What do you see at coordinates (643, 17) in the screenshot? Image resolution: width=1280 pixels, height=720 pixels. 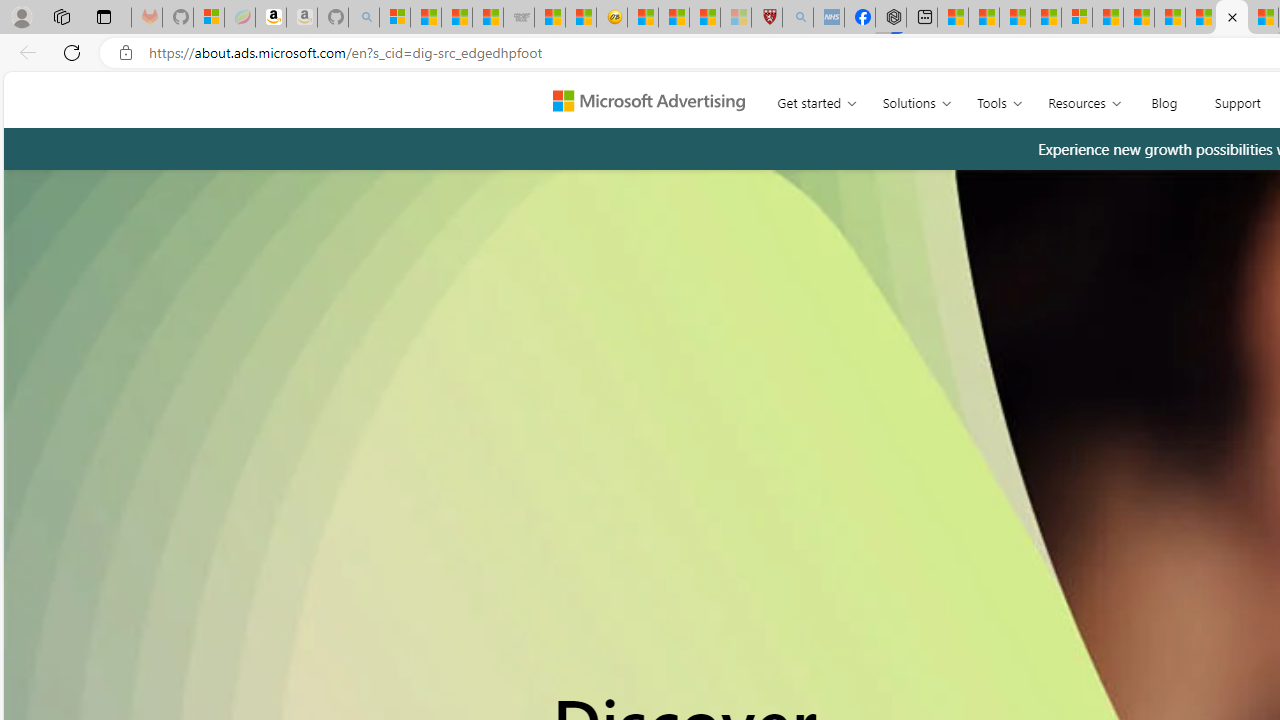 I see `'Recipes - MSN'` at bounding box center [643, 17].